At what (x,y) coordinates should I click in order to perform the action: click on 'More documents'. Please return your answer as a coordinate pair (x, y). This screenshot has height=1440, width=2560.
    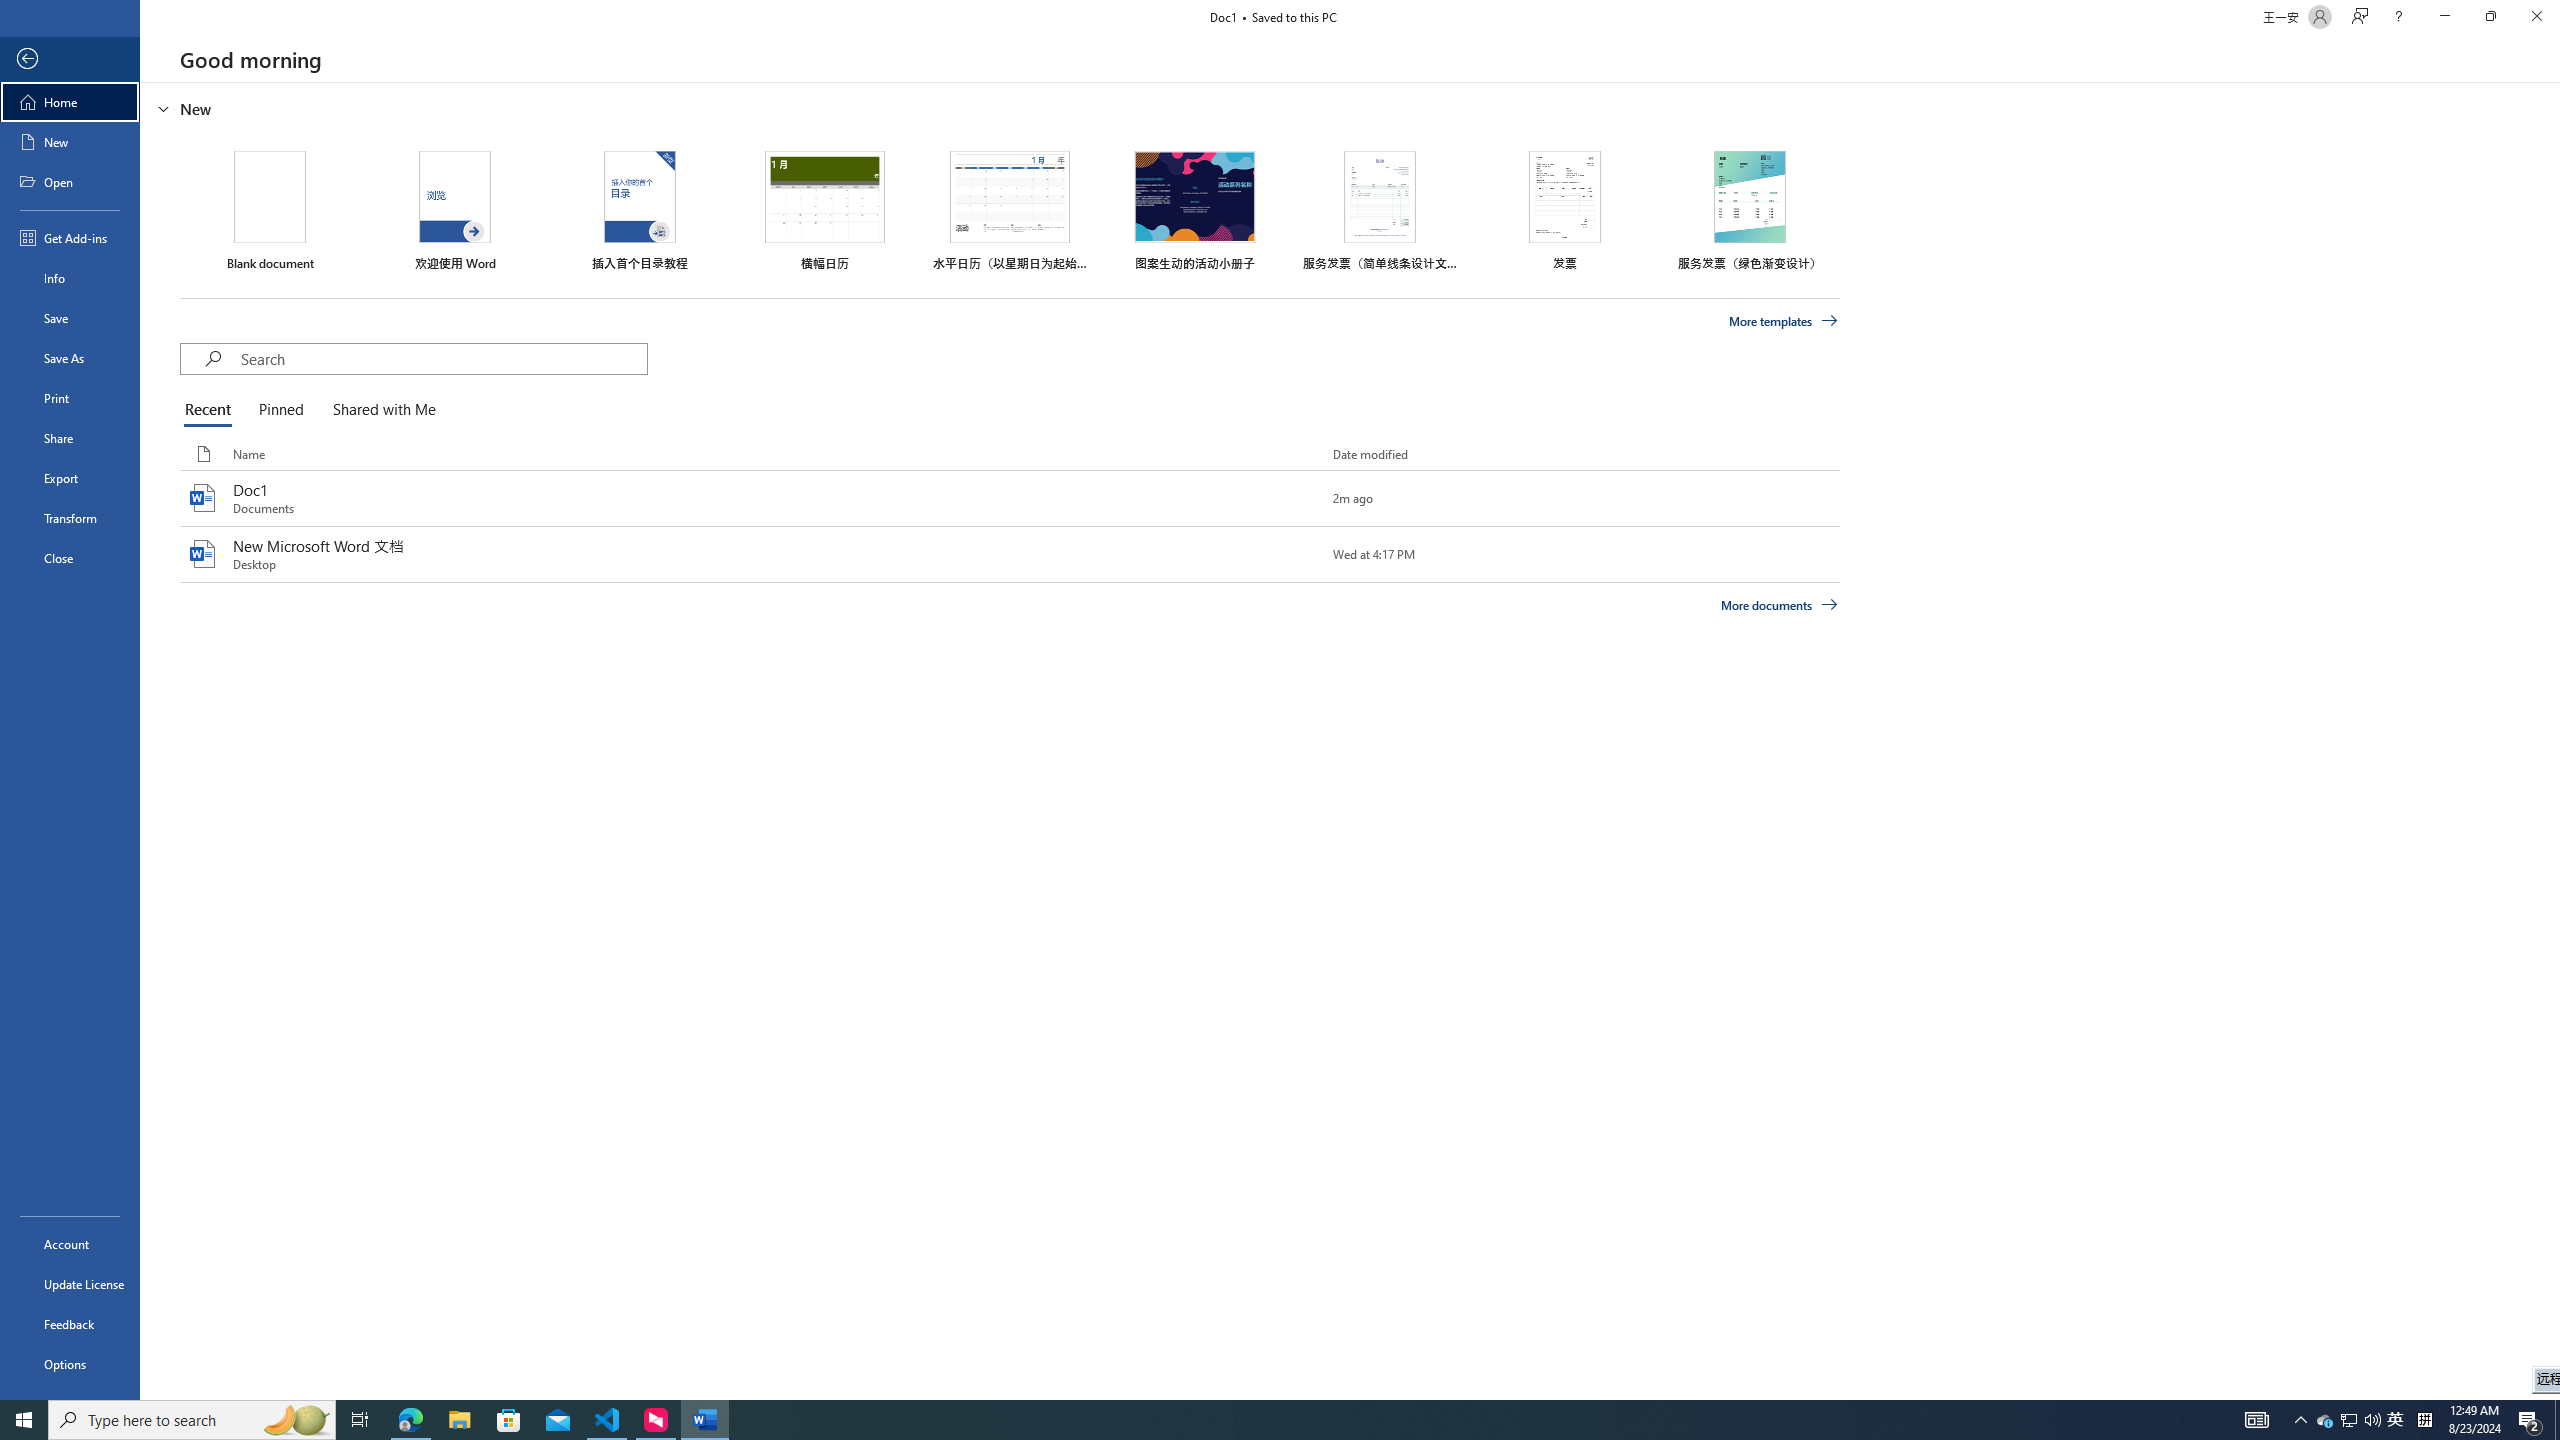
    Looking at the image, I should click on (1778, 604).